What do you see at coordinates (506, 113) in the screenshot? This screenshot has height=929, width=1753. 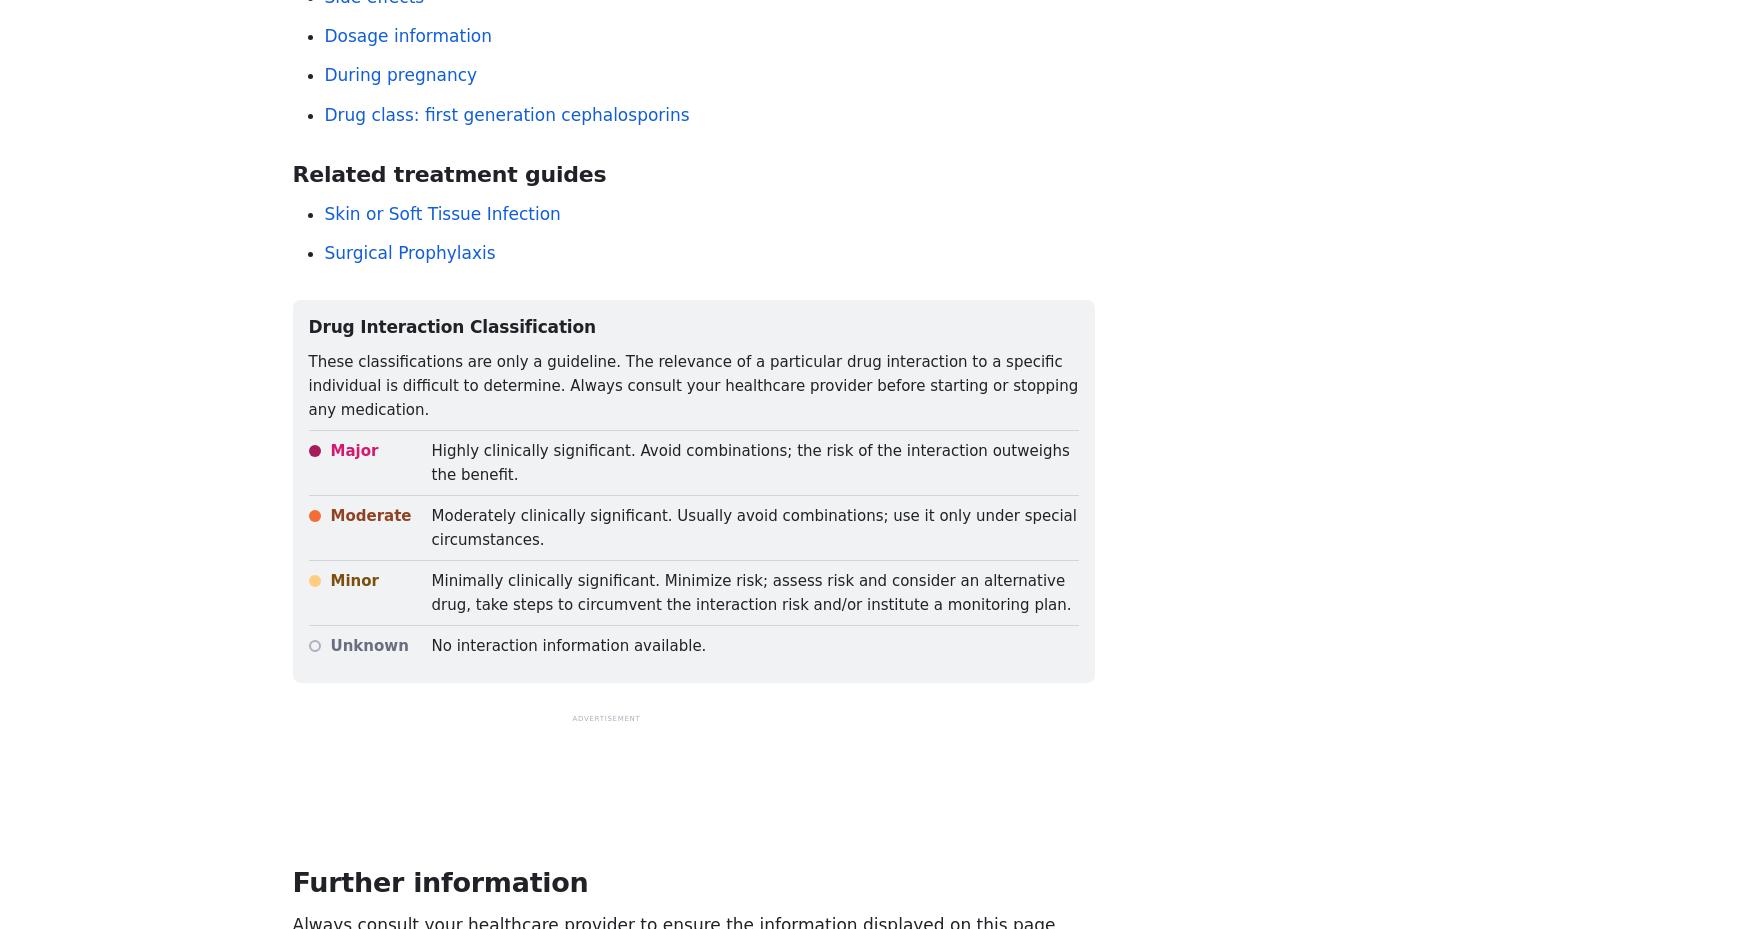 I see `'Drug class: first generation cephalosporins'` at bounding box center [506, 113].